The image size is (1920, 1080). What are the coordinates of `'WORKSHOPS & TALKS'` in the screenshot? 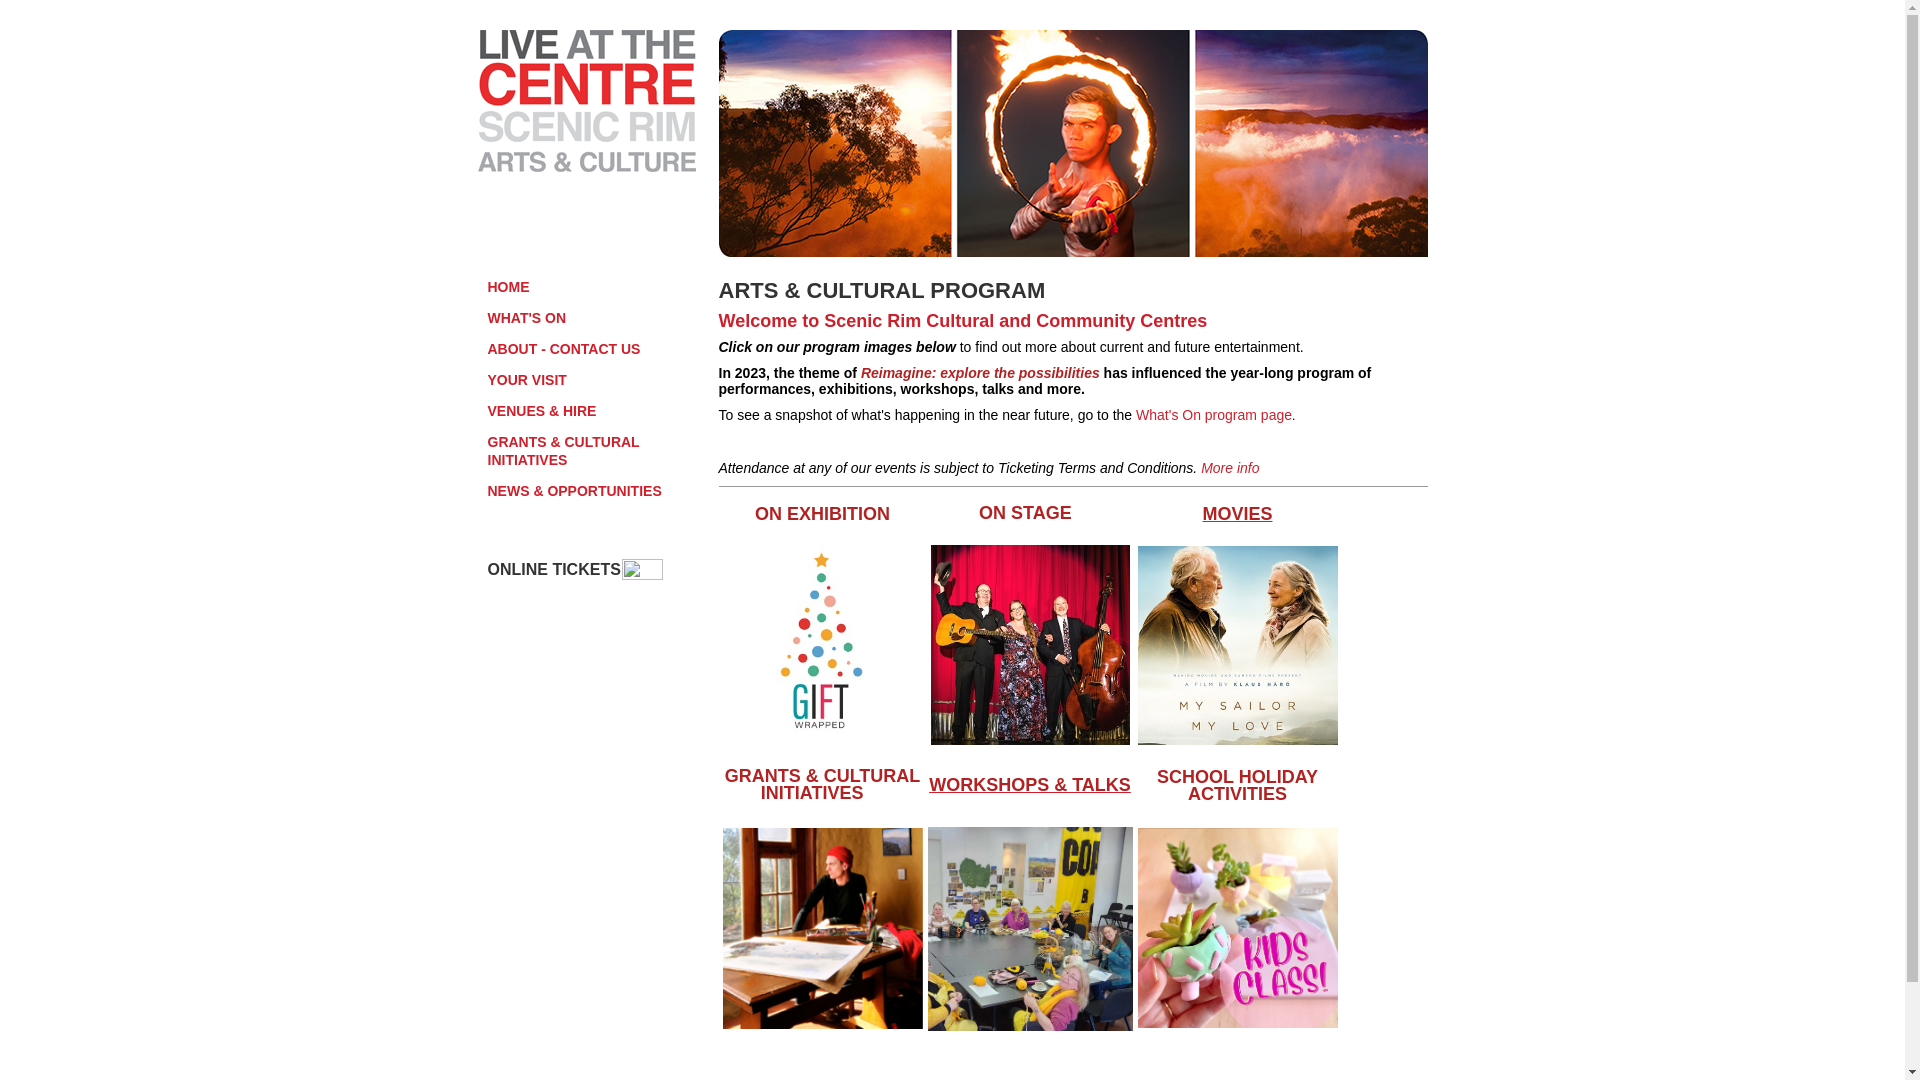 It's located at (1030, 784).